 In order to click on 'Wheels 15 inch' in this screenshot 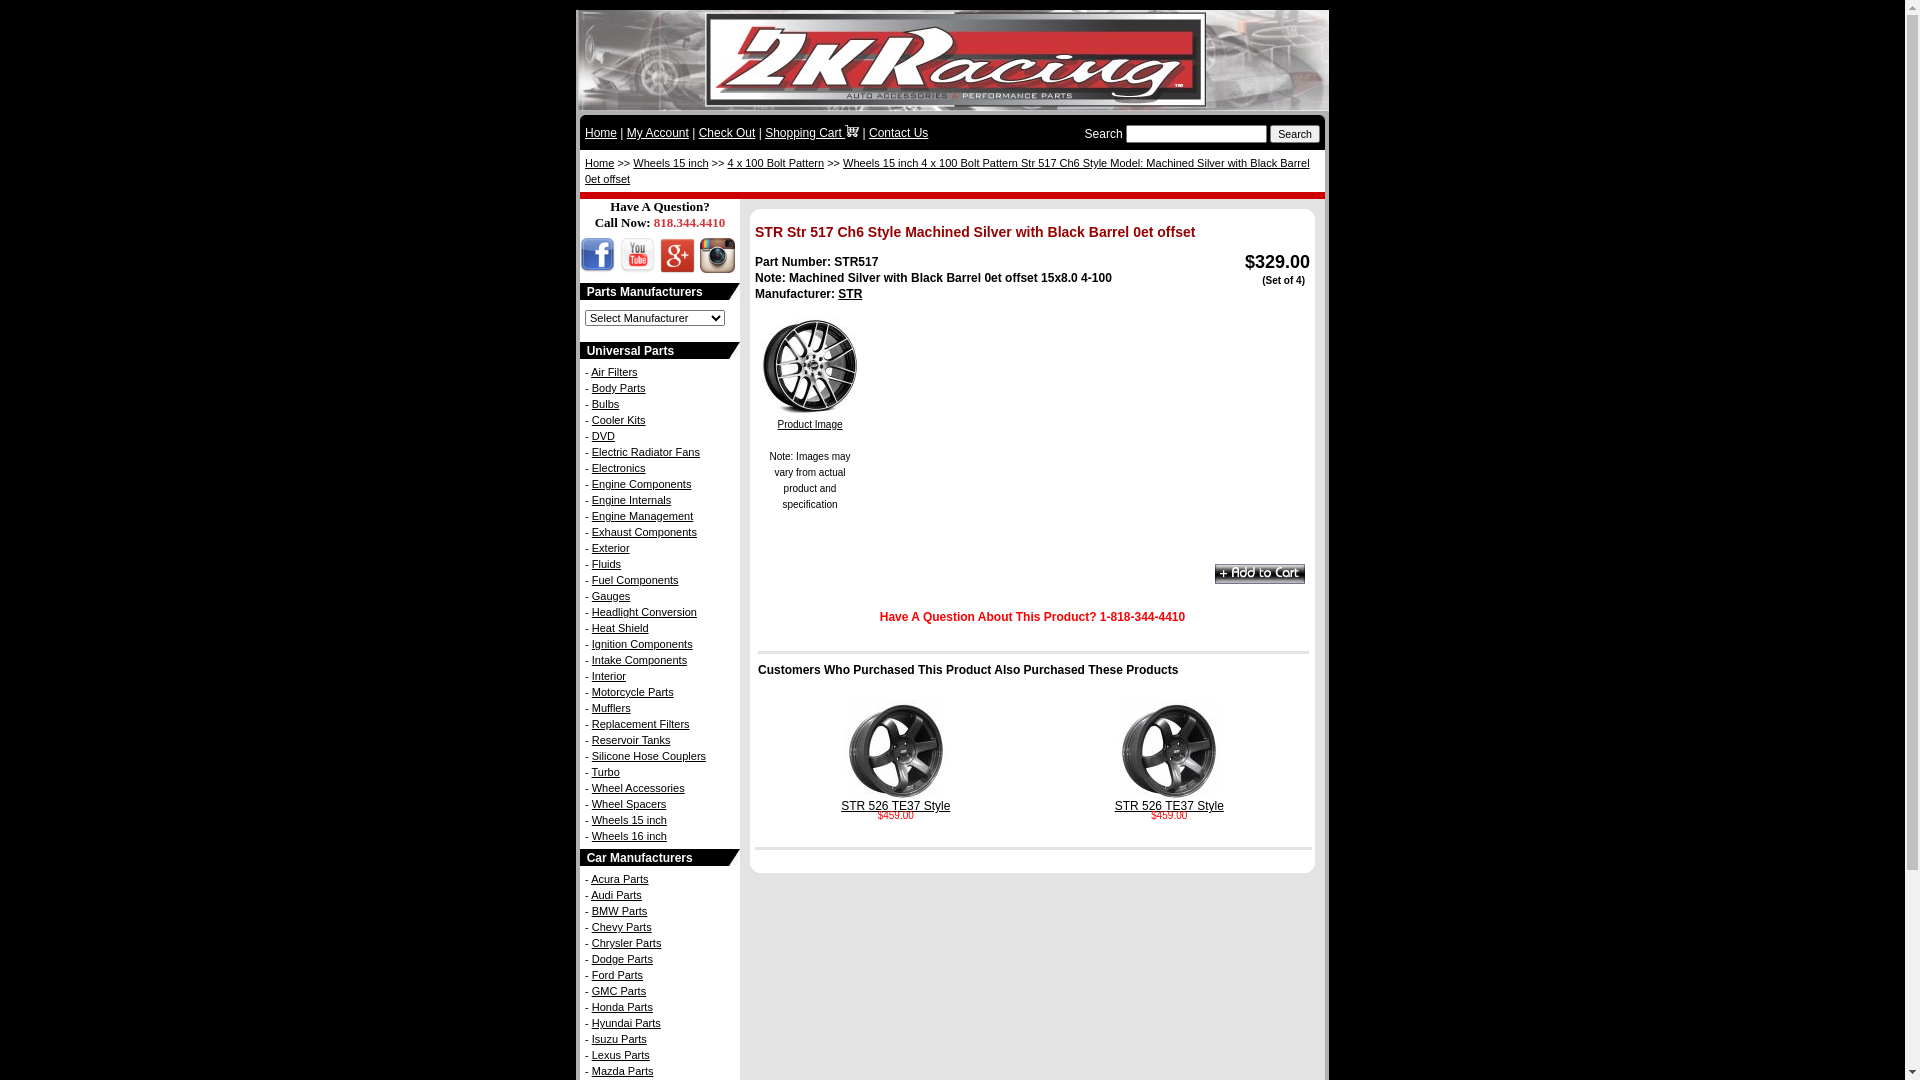, I will do `click(632, 161)`.